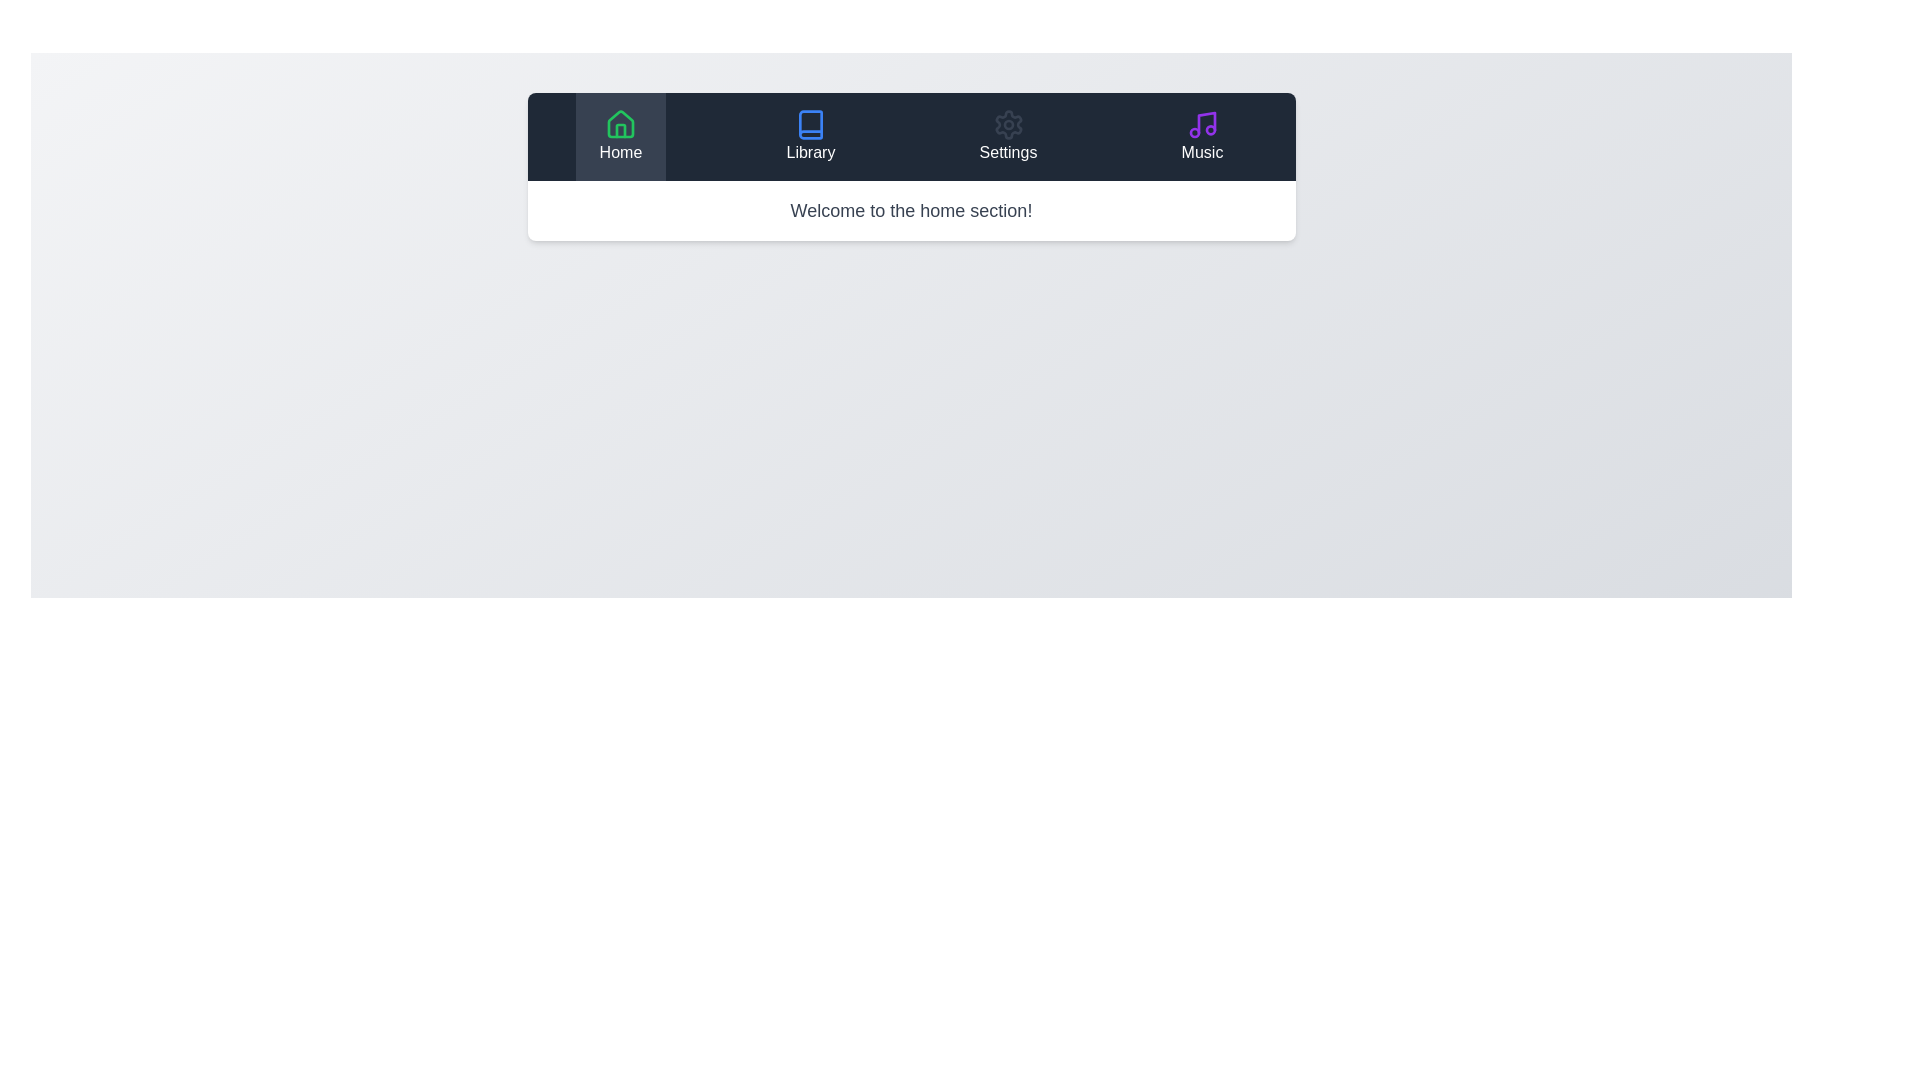 This screenshot has width=1920, height=1080. What do you see at coordinates (1008, 136) in the screenshot?
I see `the Settings tab to view its content` at bounding box center [1008, 136].